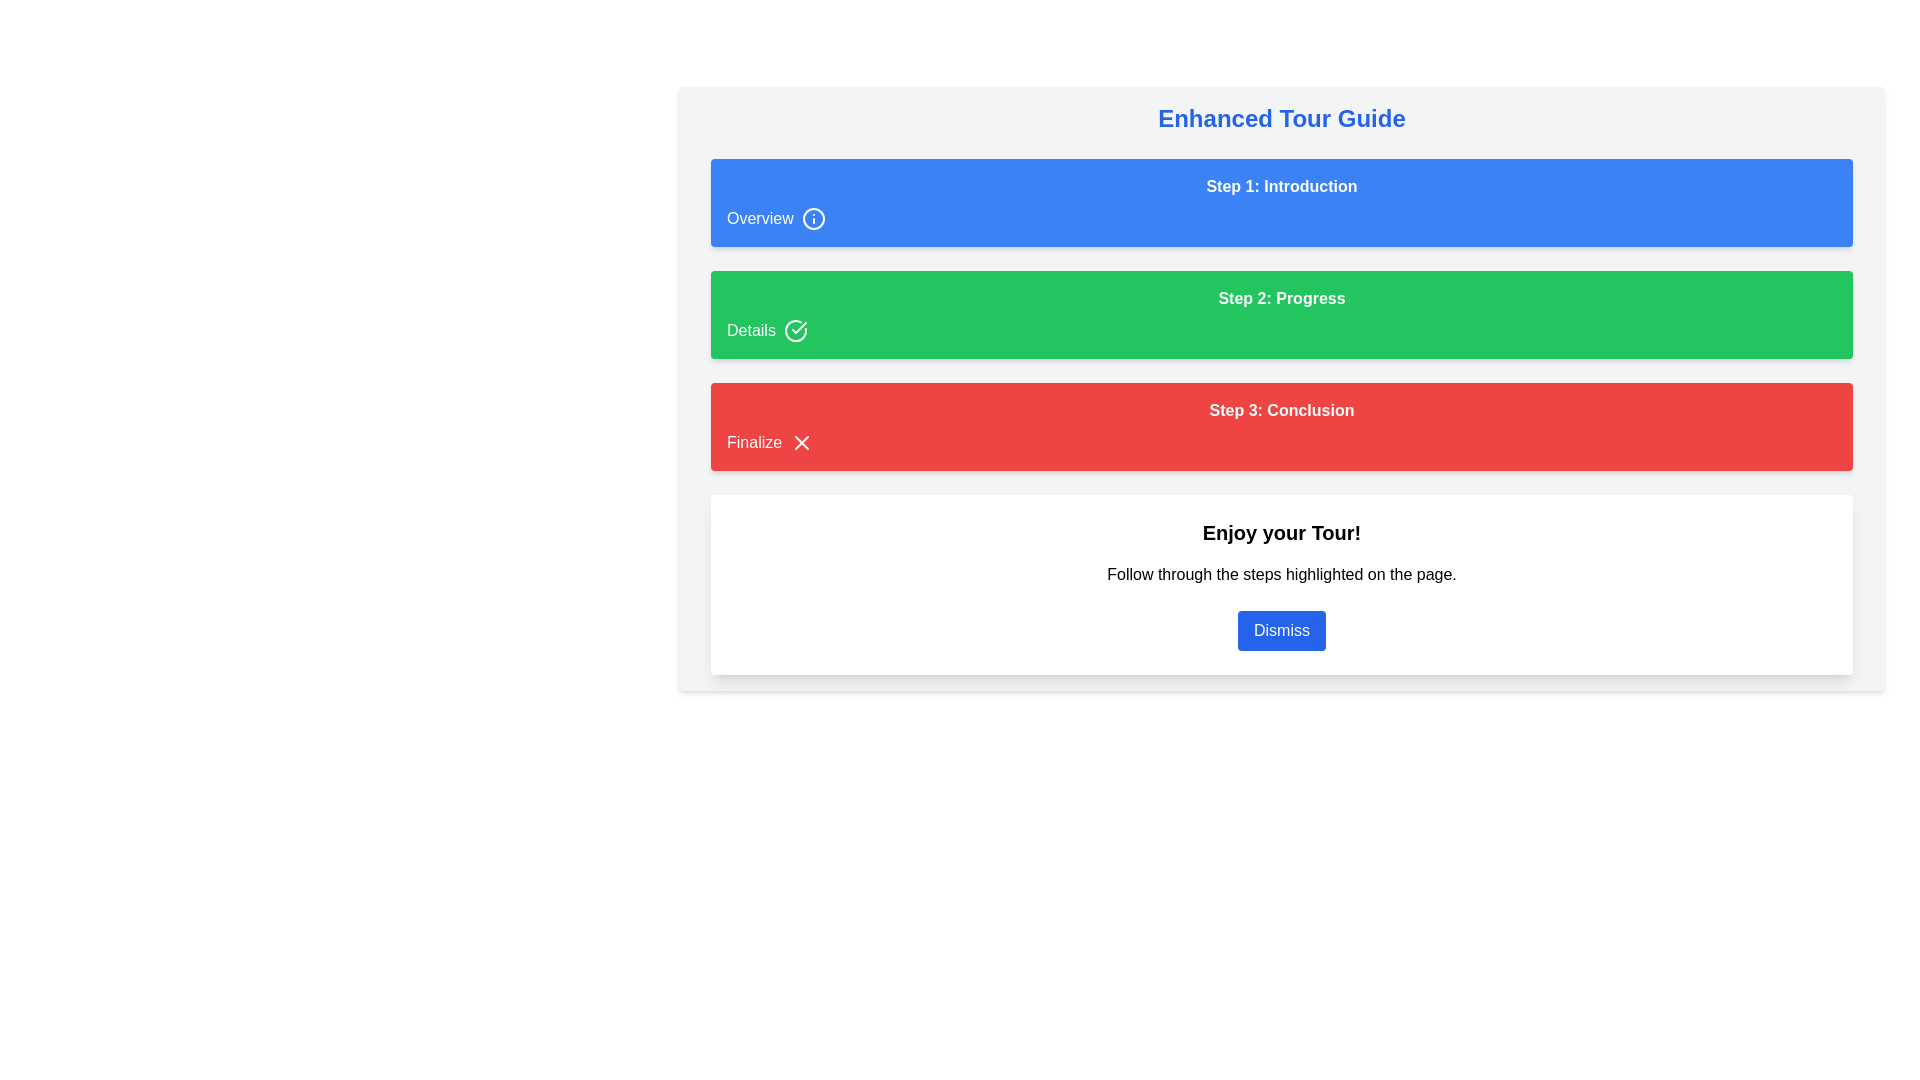 This screenshot has width=1920, height=1080. What do you see at coordinates (794, 330) in the screenshot?
I see `the icon indicating a successful or completed state located within the green 'Details' section, positioned to the right of the text and as the first graphical element adjacent to the label` at bounding box center [794, 330].